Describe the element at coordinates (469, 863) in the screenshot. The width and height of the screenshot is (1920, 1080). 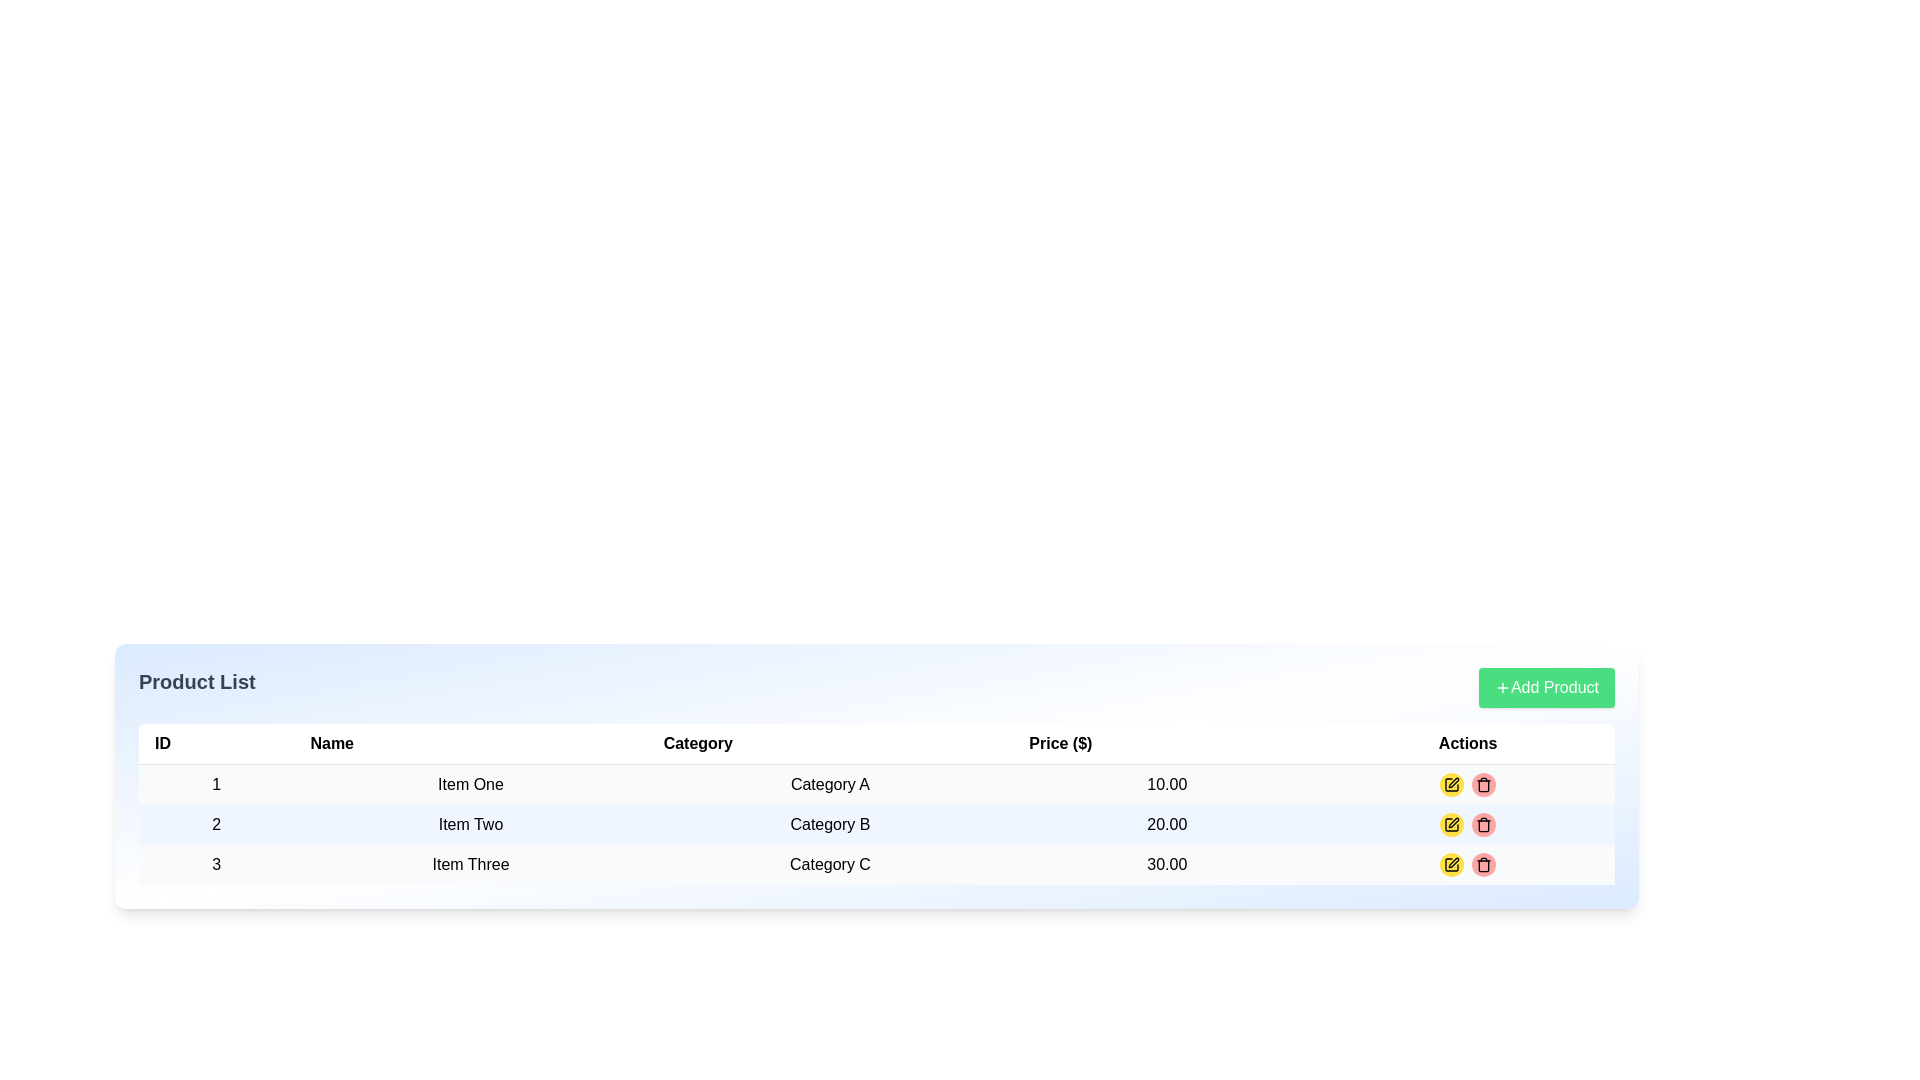
I see `the Text Label displaying 'Item Three', which is the second cell in the row for the third item of the table, located centrally between 'Category C' and '3'` at that location.